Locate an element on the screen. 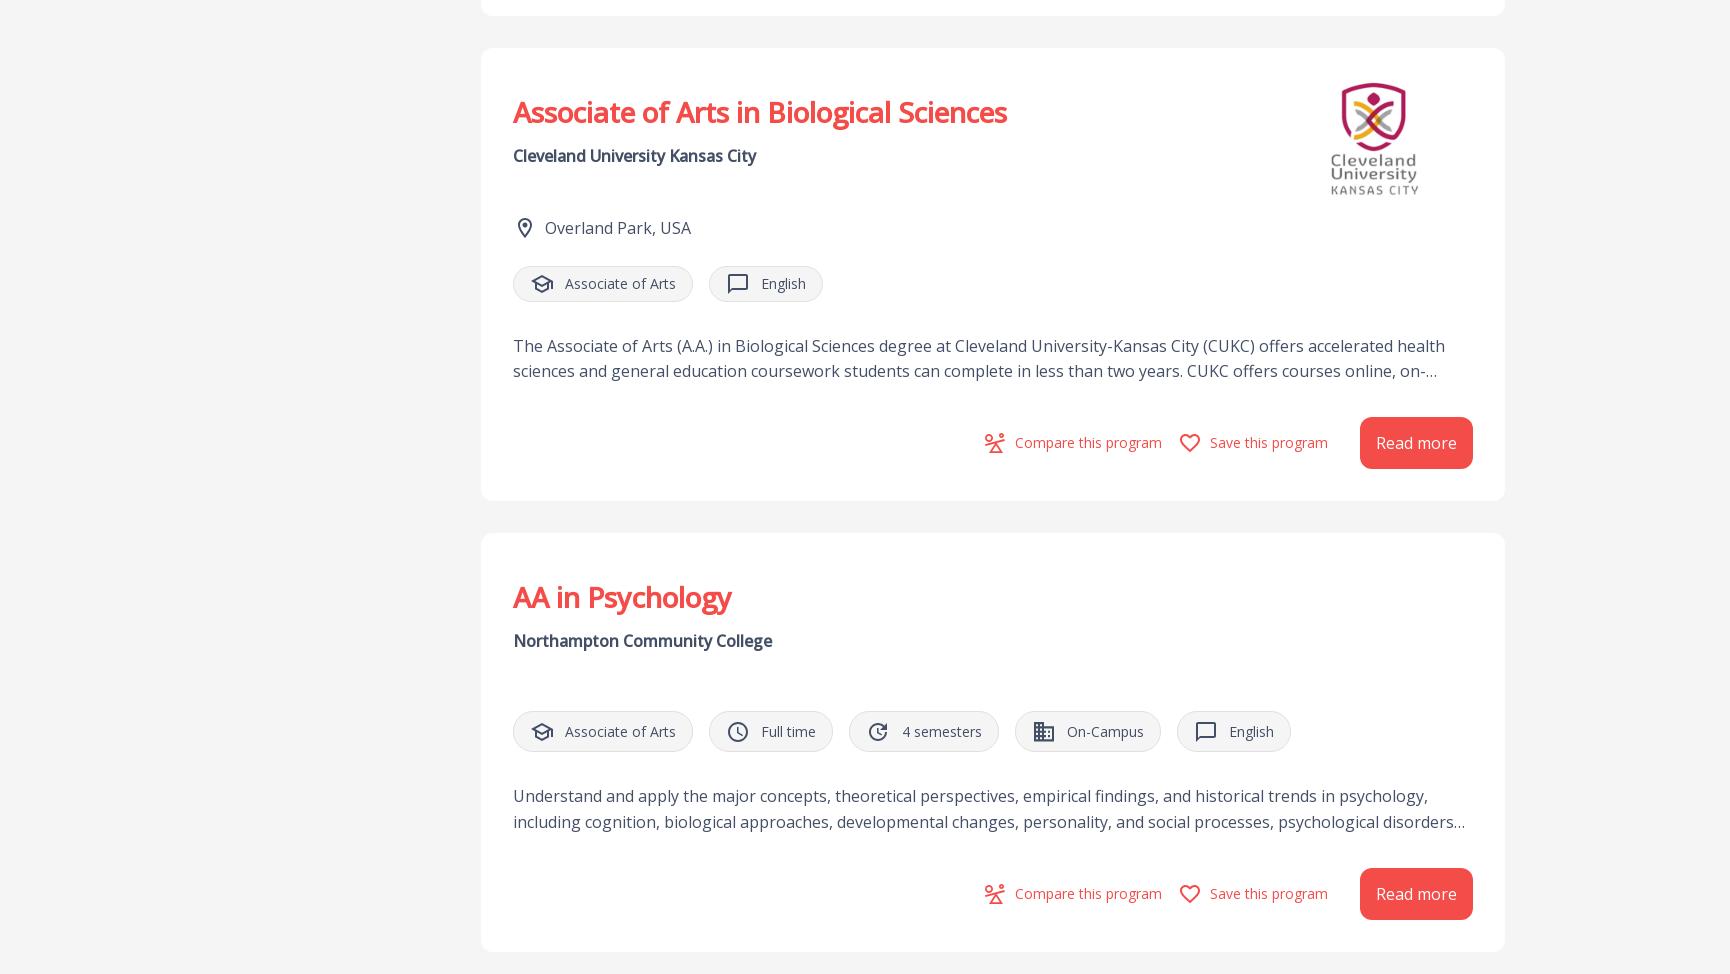  'Understand and apply the major concepts, theoretical perspectives, empirical findings, and historical trends in psychology, including cognition, biological approaches, developmental changes, personality, and social processes, psychological disorders and treatments, individual differences, methodology, and theories of stress and coping. Apply basic research methods in psychology, including research design, data analysis, and interpretation. Use critical and creative thinking, skeptical inquiry, and the scientific approach to solve problems related to behavior and mental processes. Apply psychological principles to personal, social, and organizational real-life settings.' is located at coordinates (511, 860).